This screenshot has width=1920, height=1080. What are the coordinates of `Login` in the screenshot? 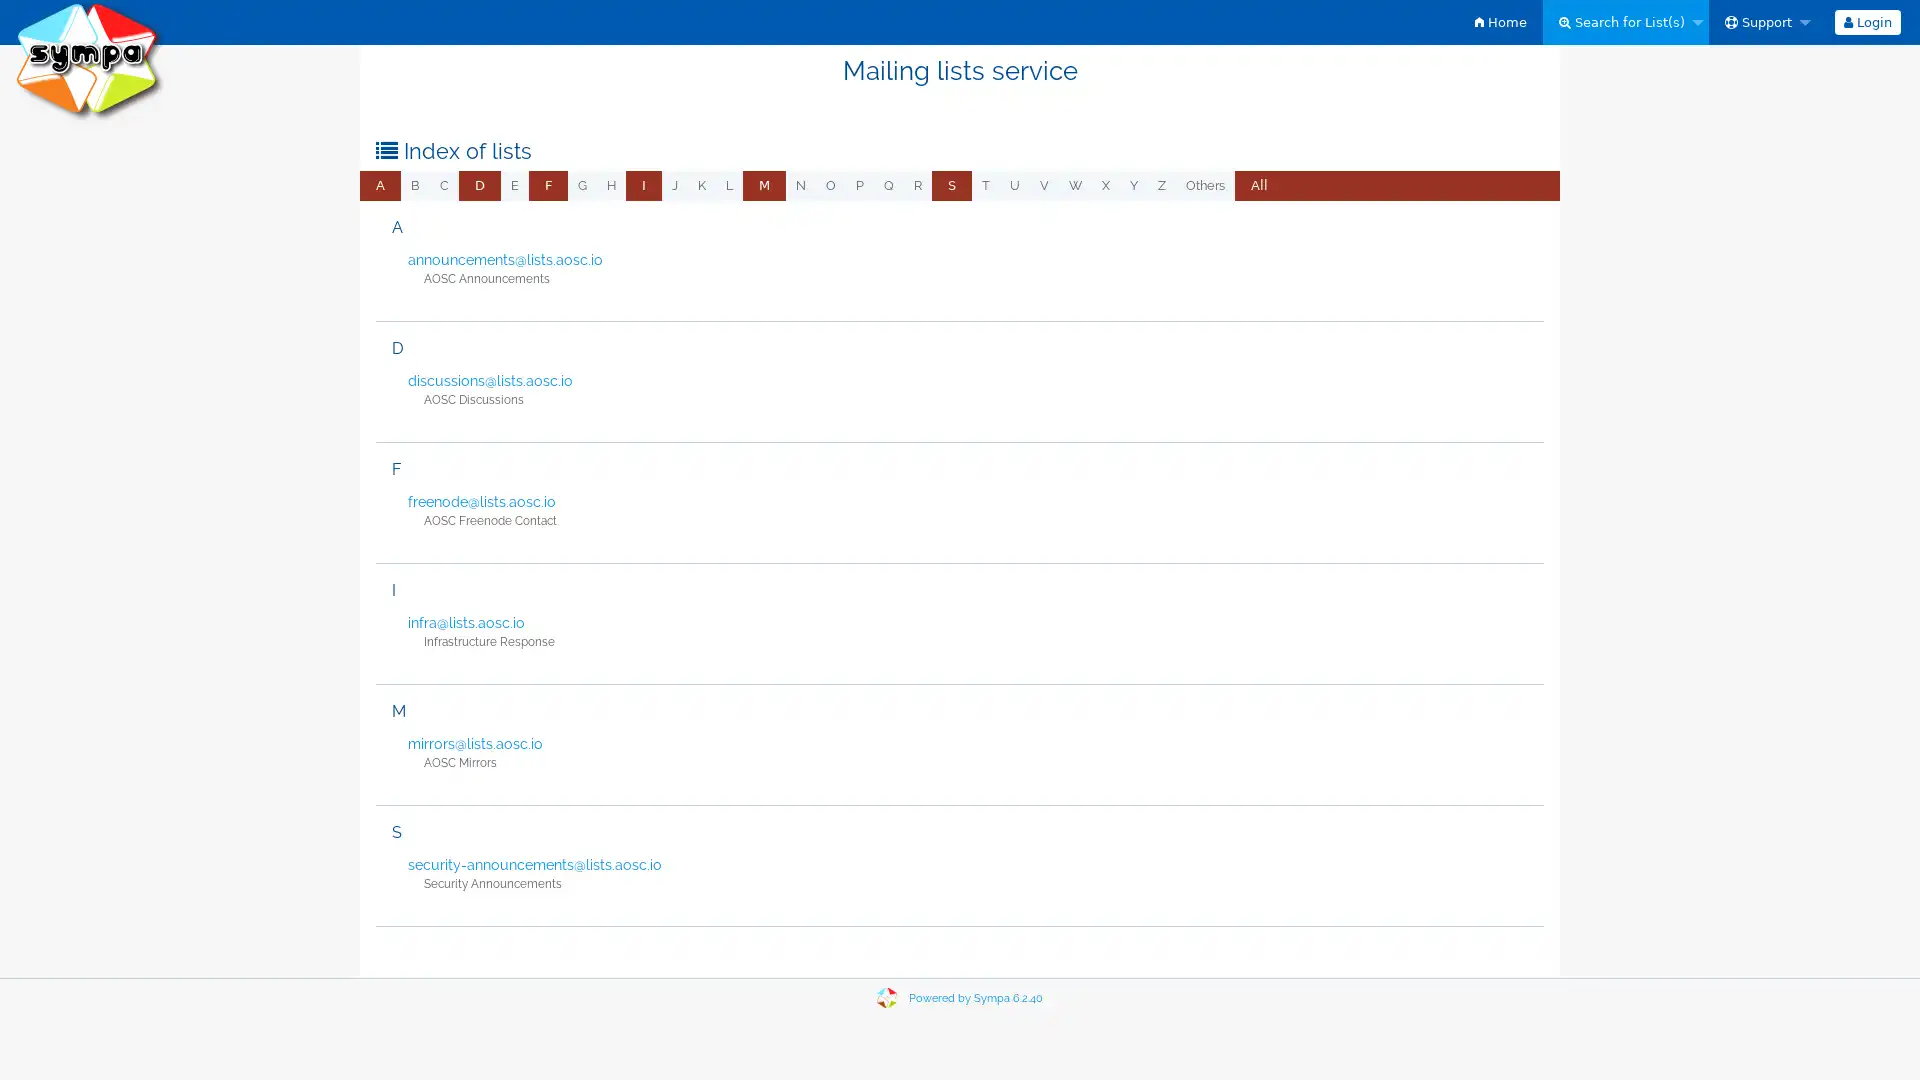 It's located at (1866, 22).